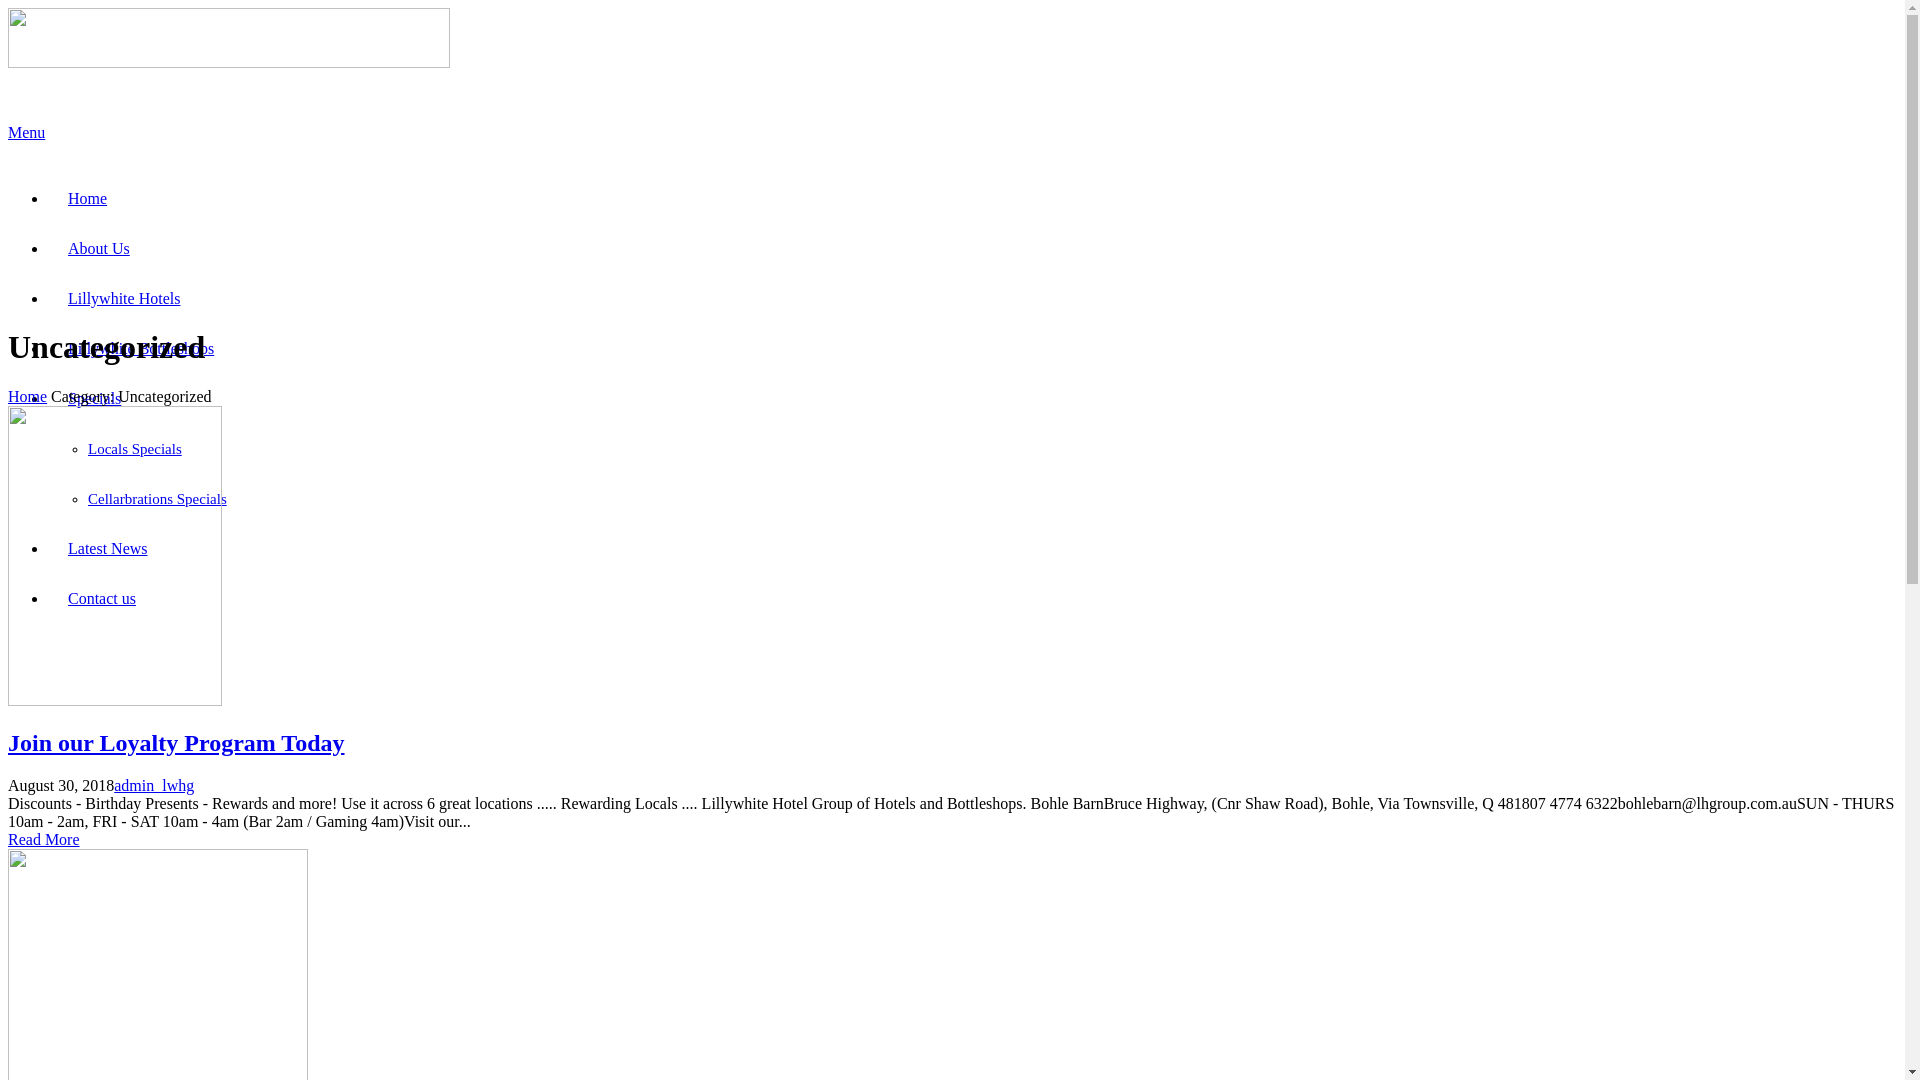 The image size is (1920, 1080). I want to click on 'Read More', so click(43, 839).